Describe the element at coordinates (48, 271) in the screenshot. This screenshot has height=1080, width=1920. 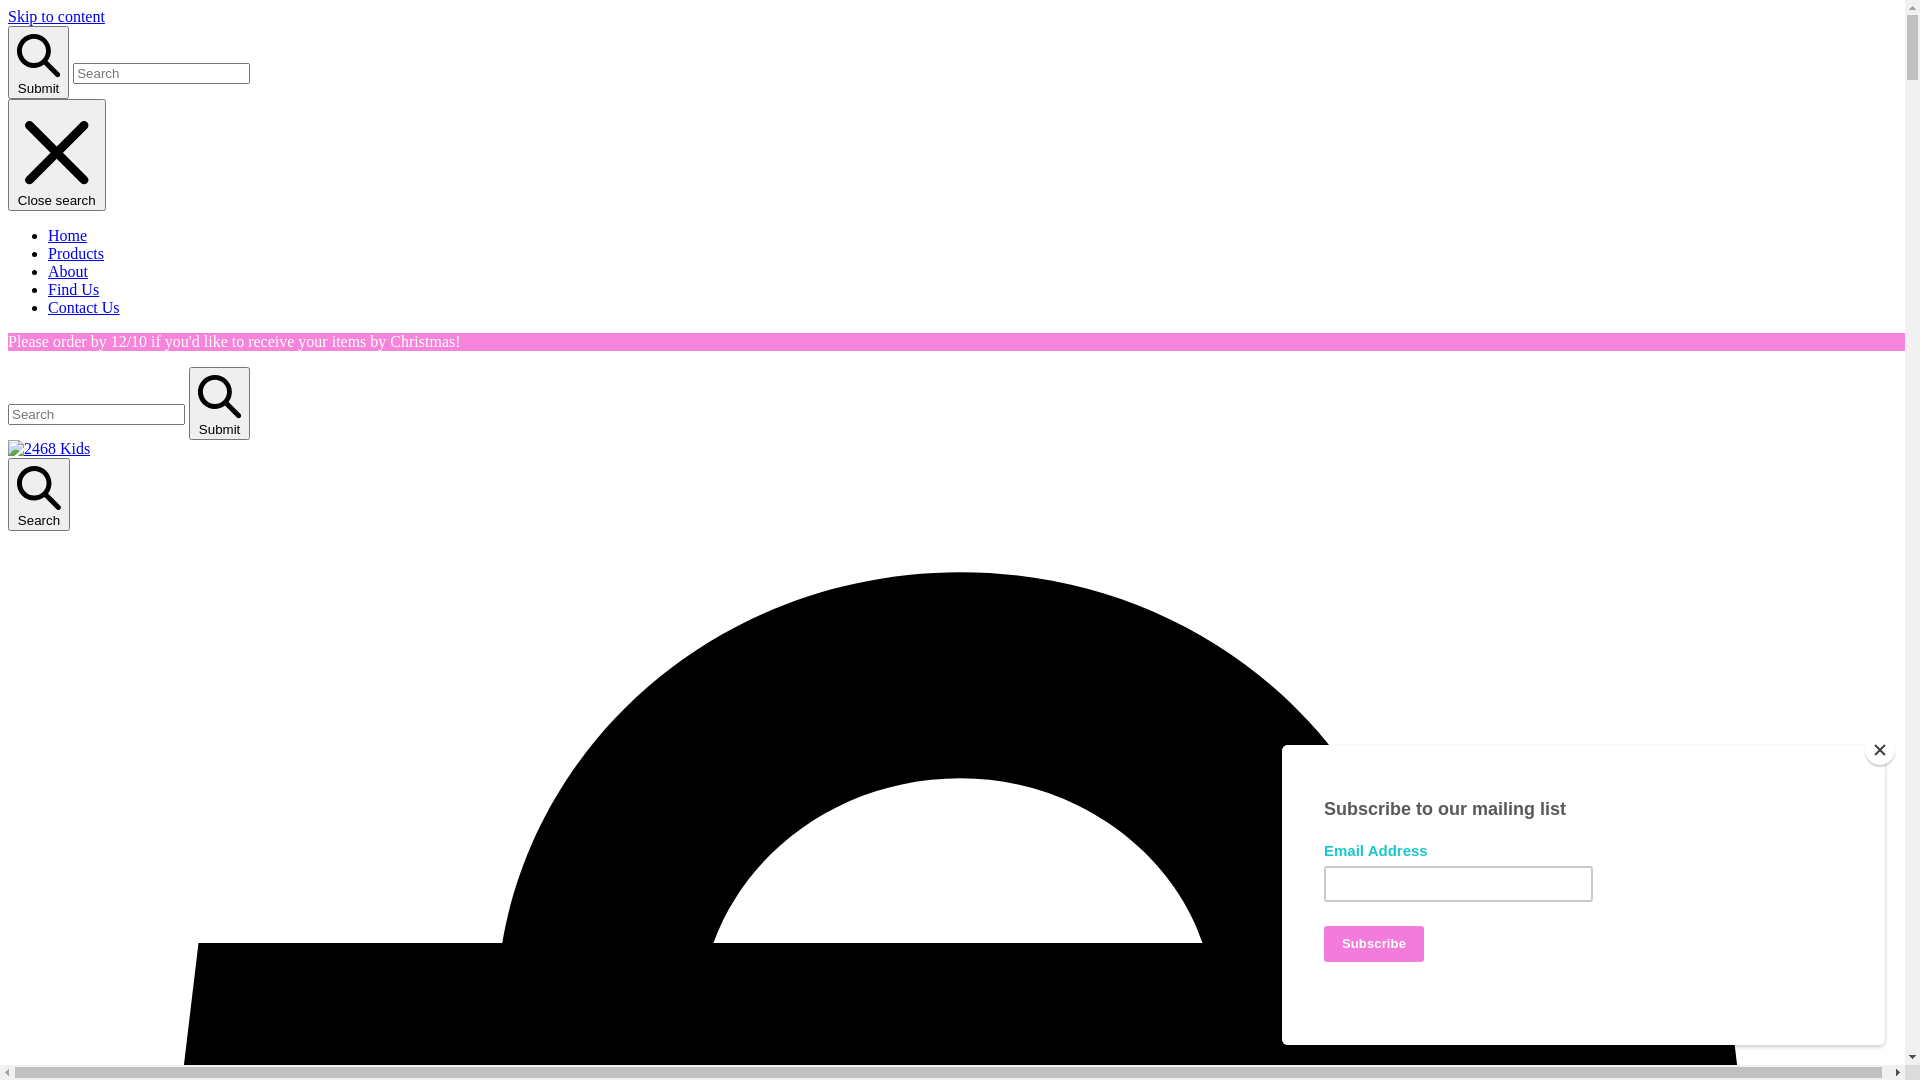
I see `'About'` at that location.